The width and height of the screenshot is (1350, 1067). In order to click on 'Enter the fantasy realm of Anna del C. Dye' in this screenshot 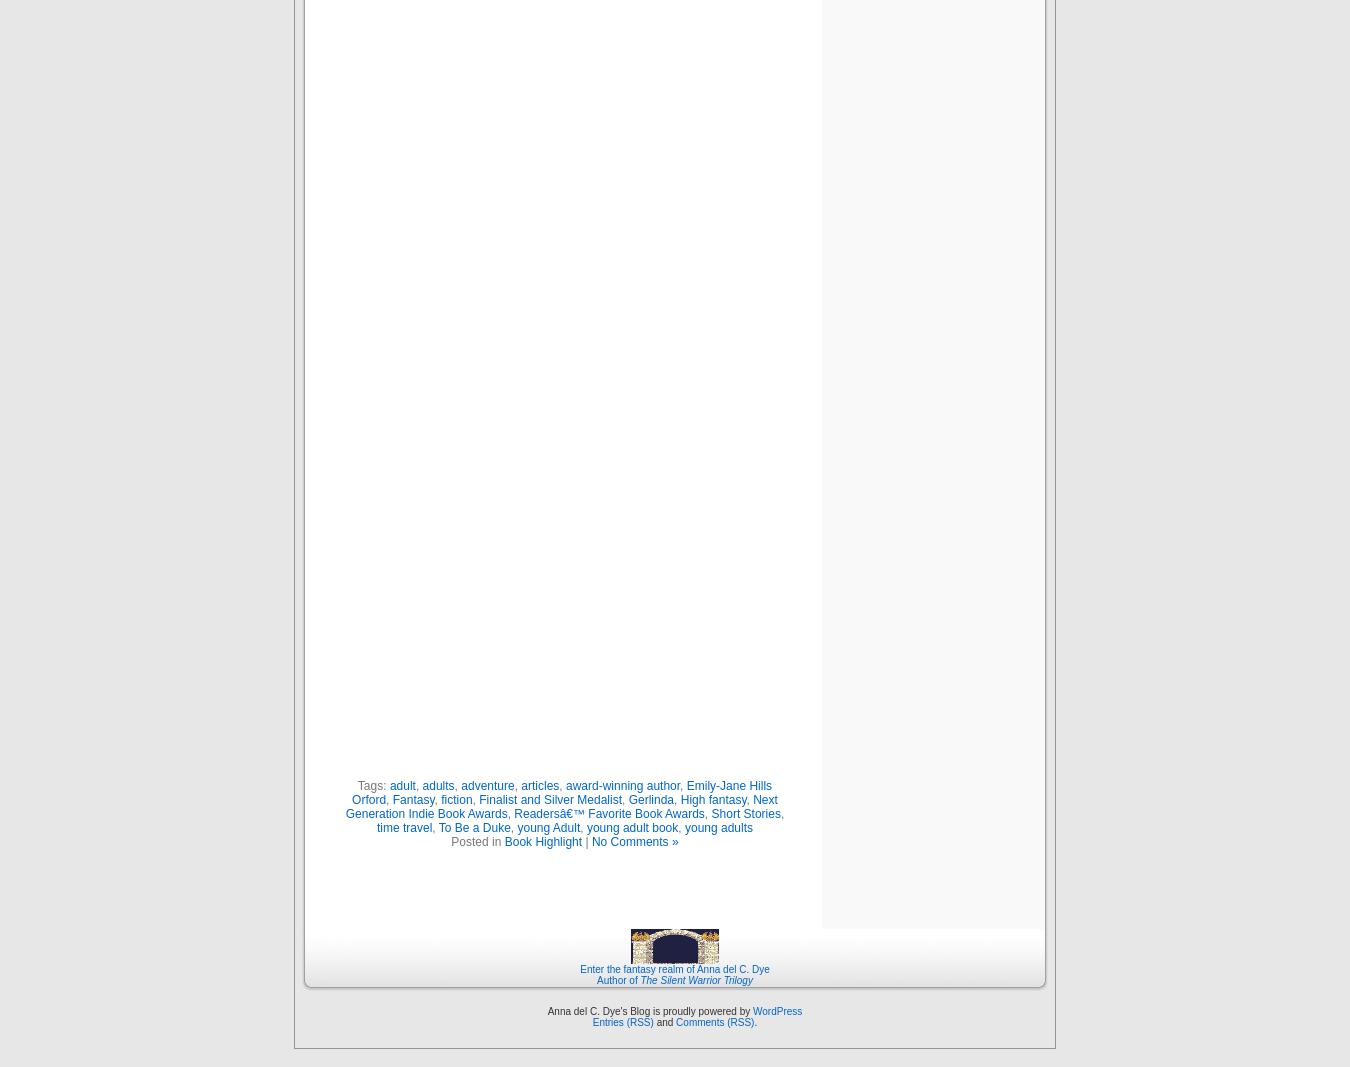, I will do `click(674, 968)`.